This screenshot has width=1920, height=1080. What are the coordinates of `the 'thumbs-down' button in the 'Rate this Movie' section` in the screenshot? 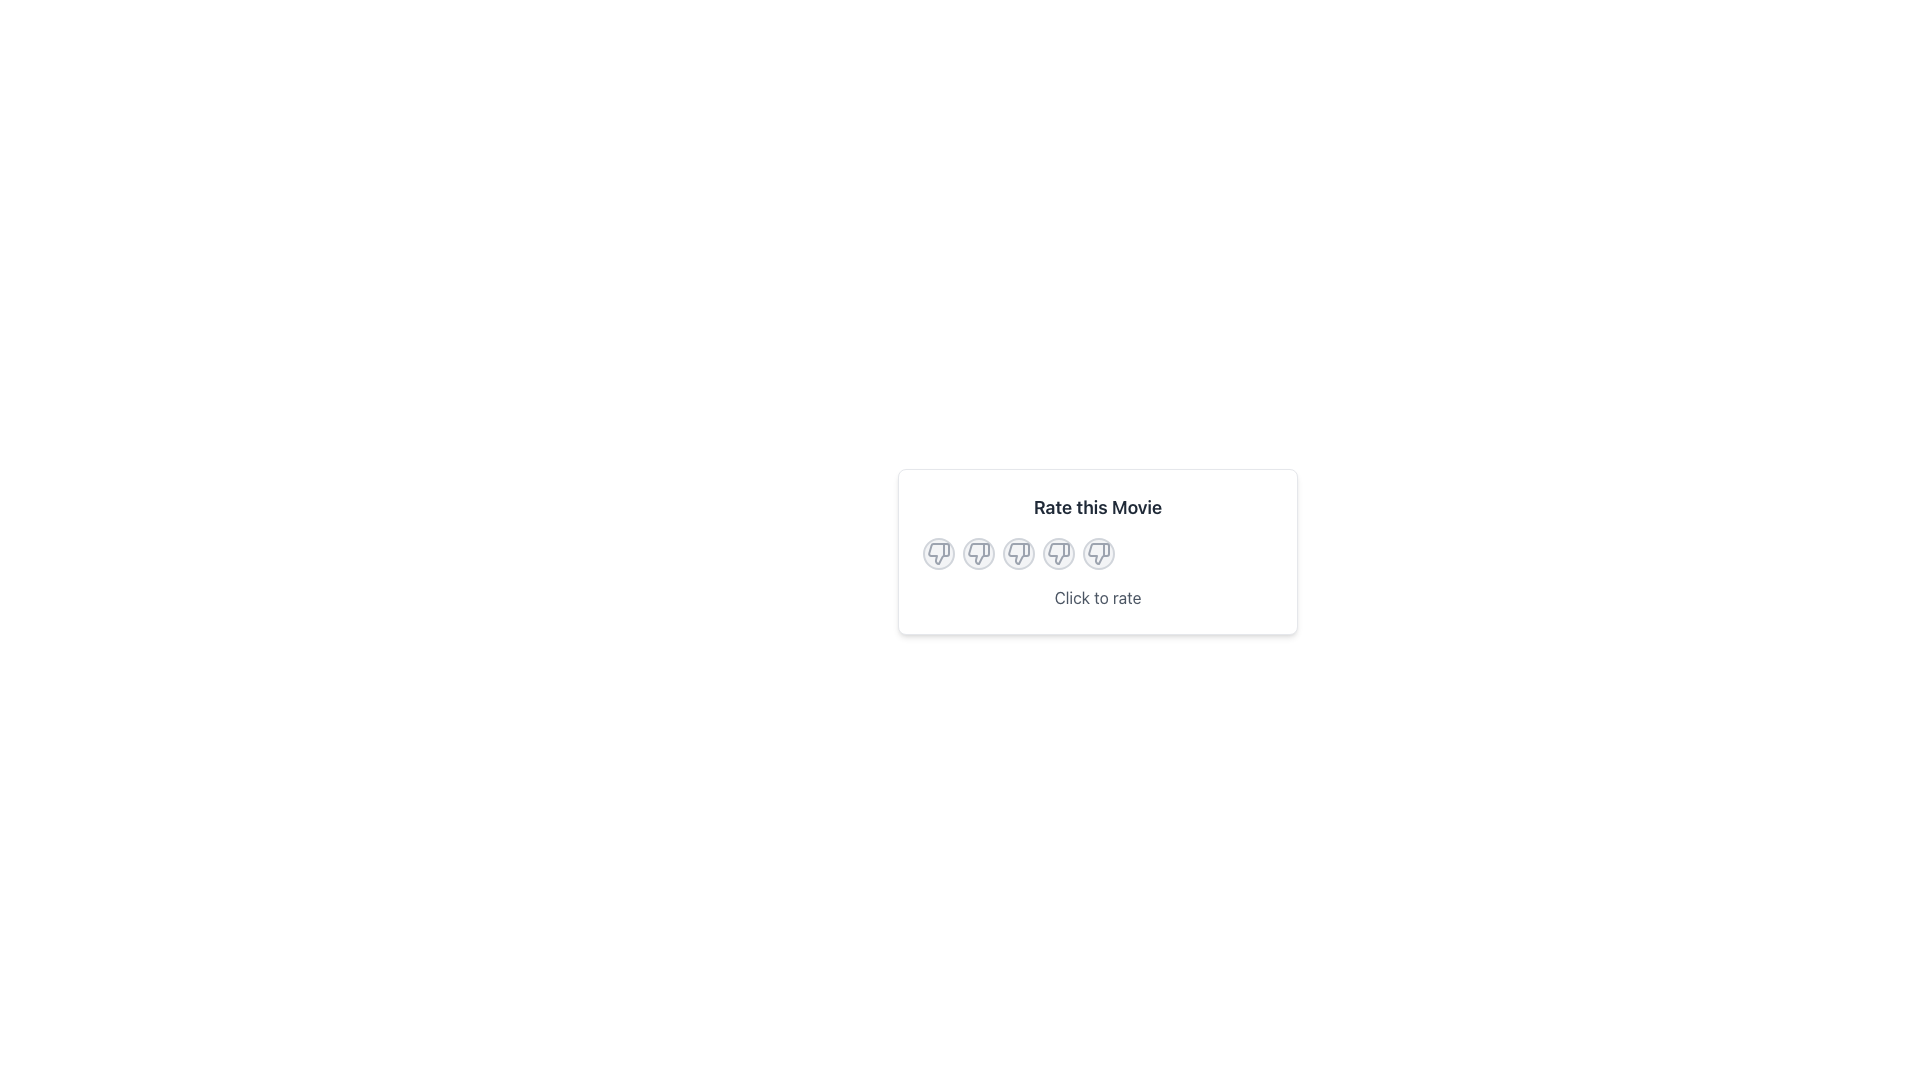 It's located at (979, 554).